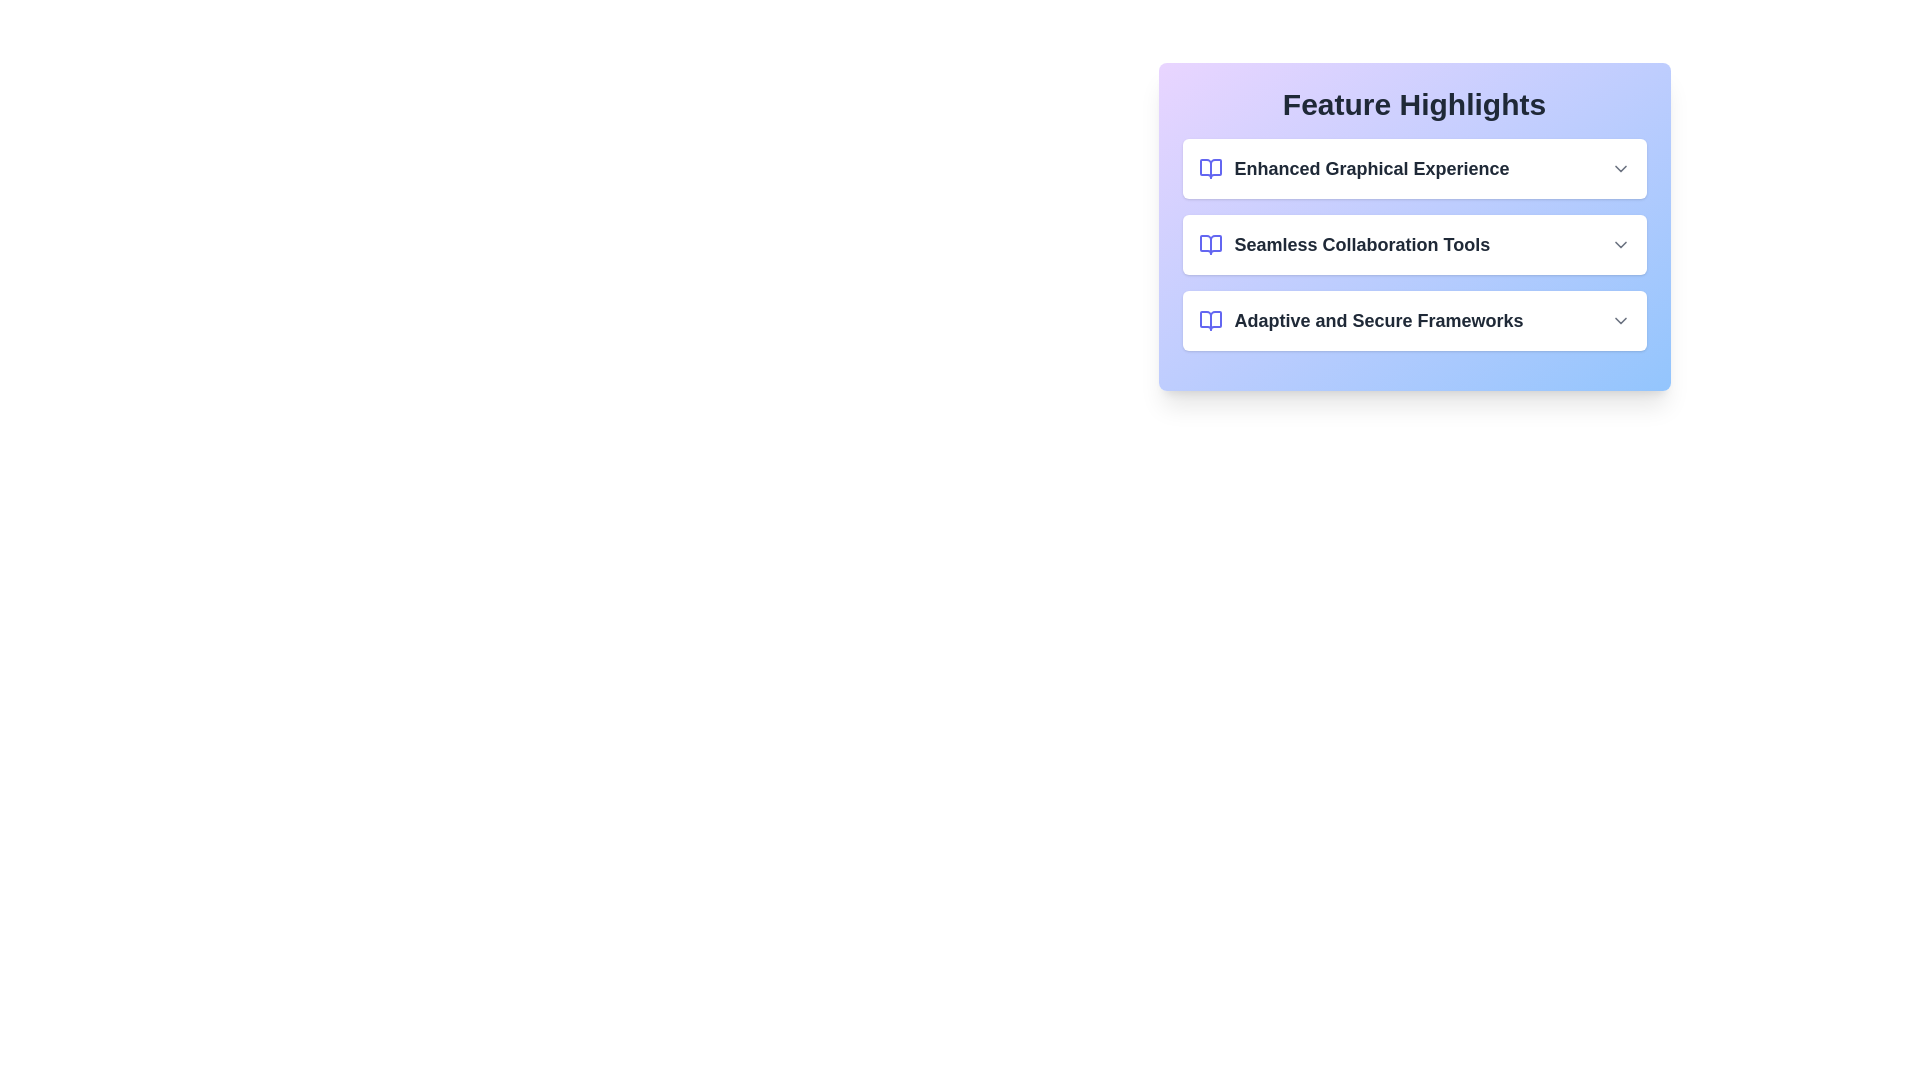 Image resolution: width=1920 pixels, height=1080 pixels. I want to click on the 'Enhanced Graphical Experience' accordion item, so click(1413, 168).